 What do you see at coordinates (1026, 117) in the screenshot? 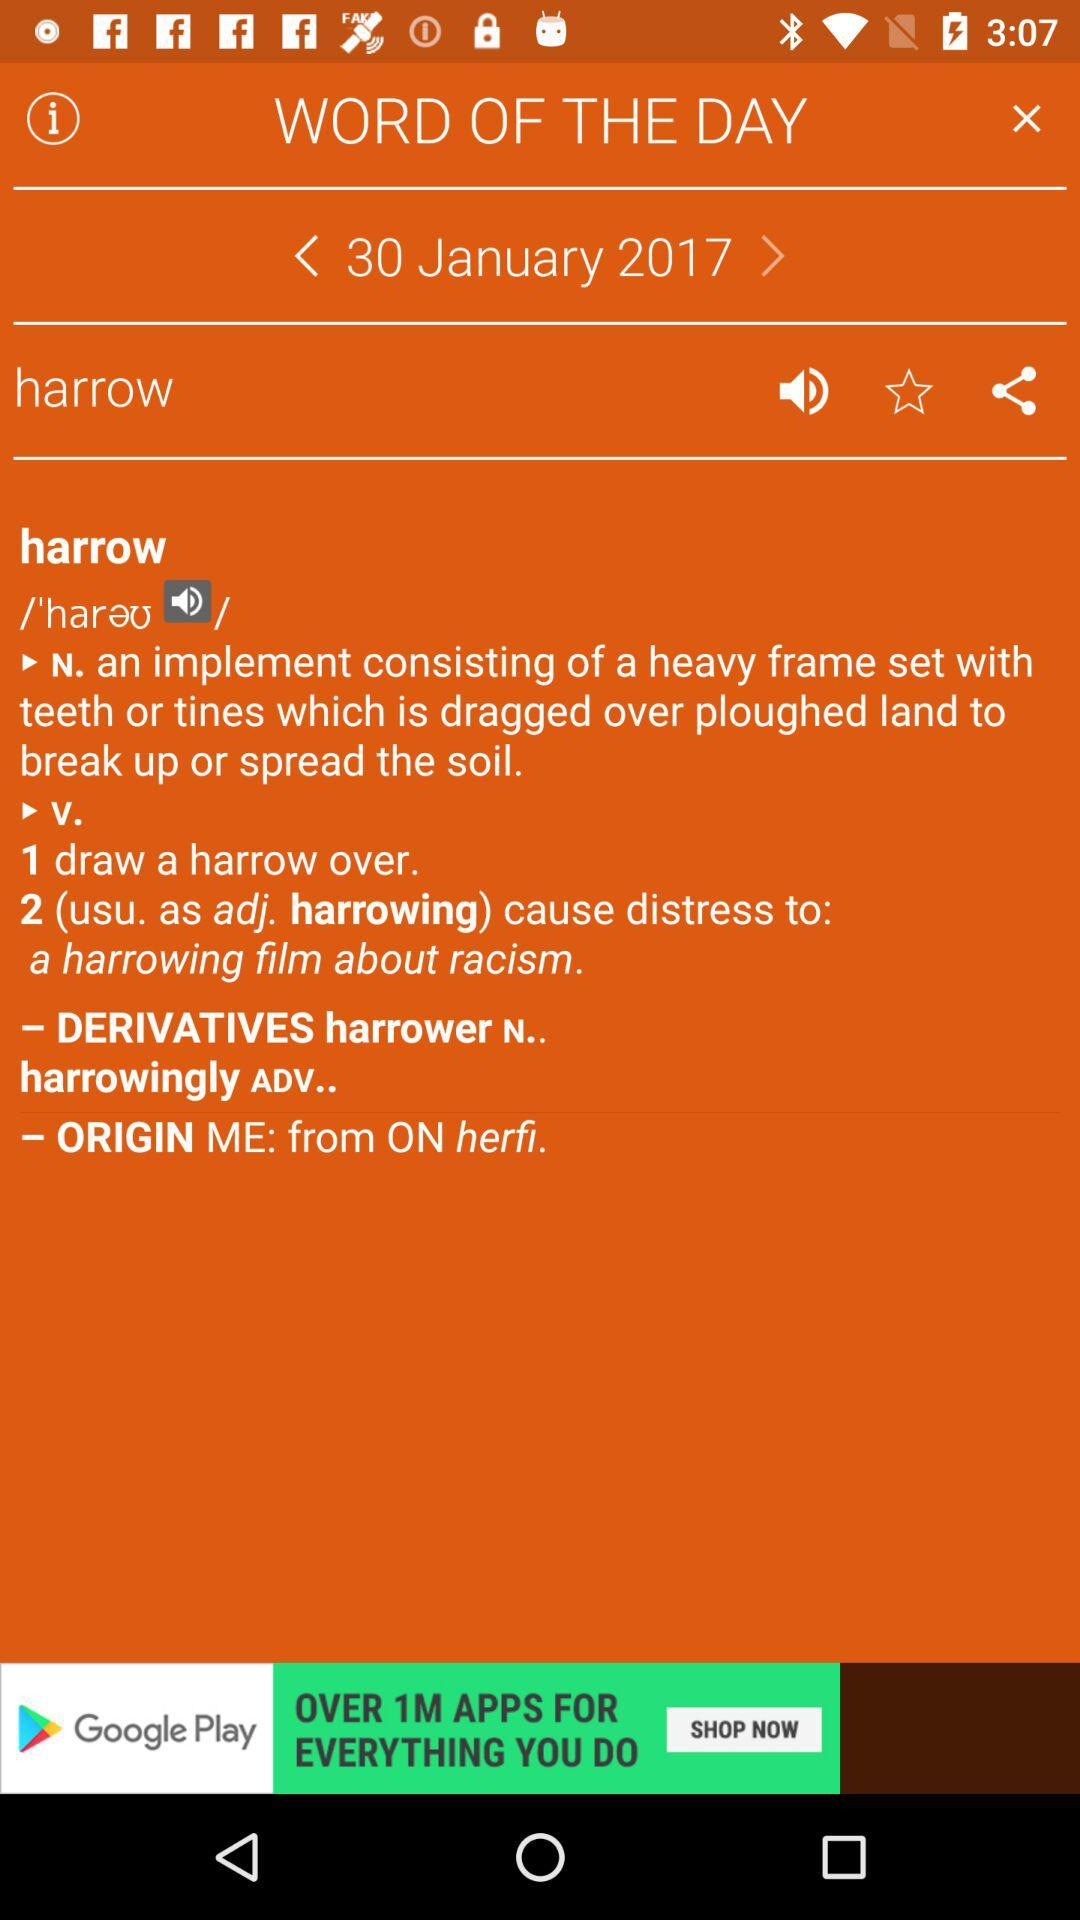
I see `option` at bounding box center [1026, 117].